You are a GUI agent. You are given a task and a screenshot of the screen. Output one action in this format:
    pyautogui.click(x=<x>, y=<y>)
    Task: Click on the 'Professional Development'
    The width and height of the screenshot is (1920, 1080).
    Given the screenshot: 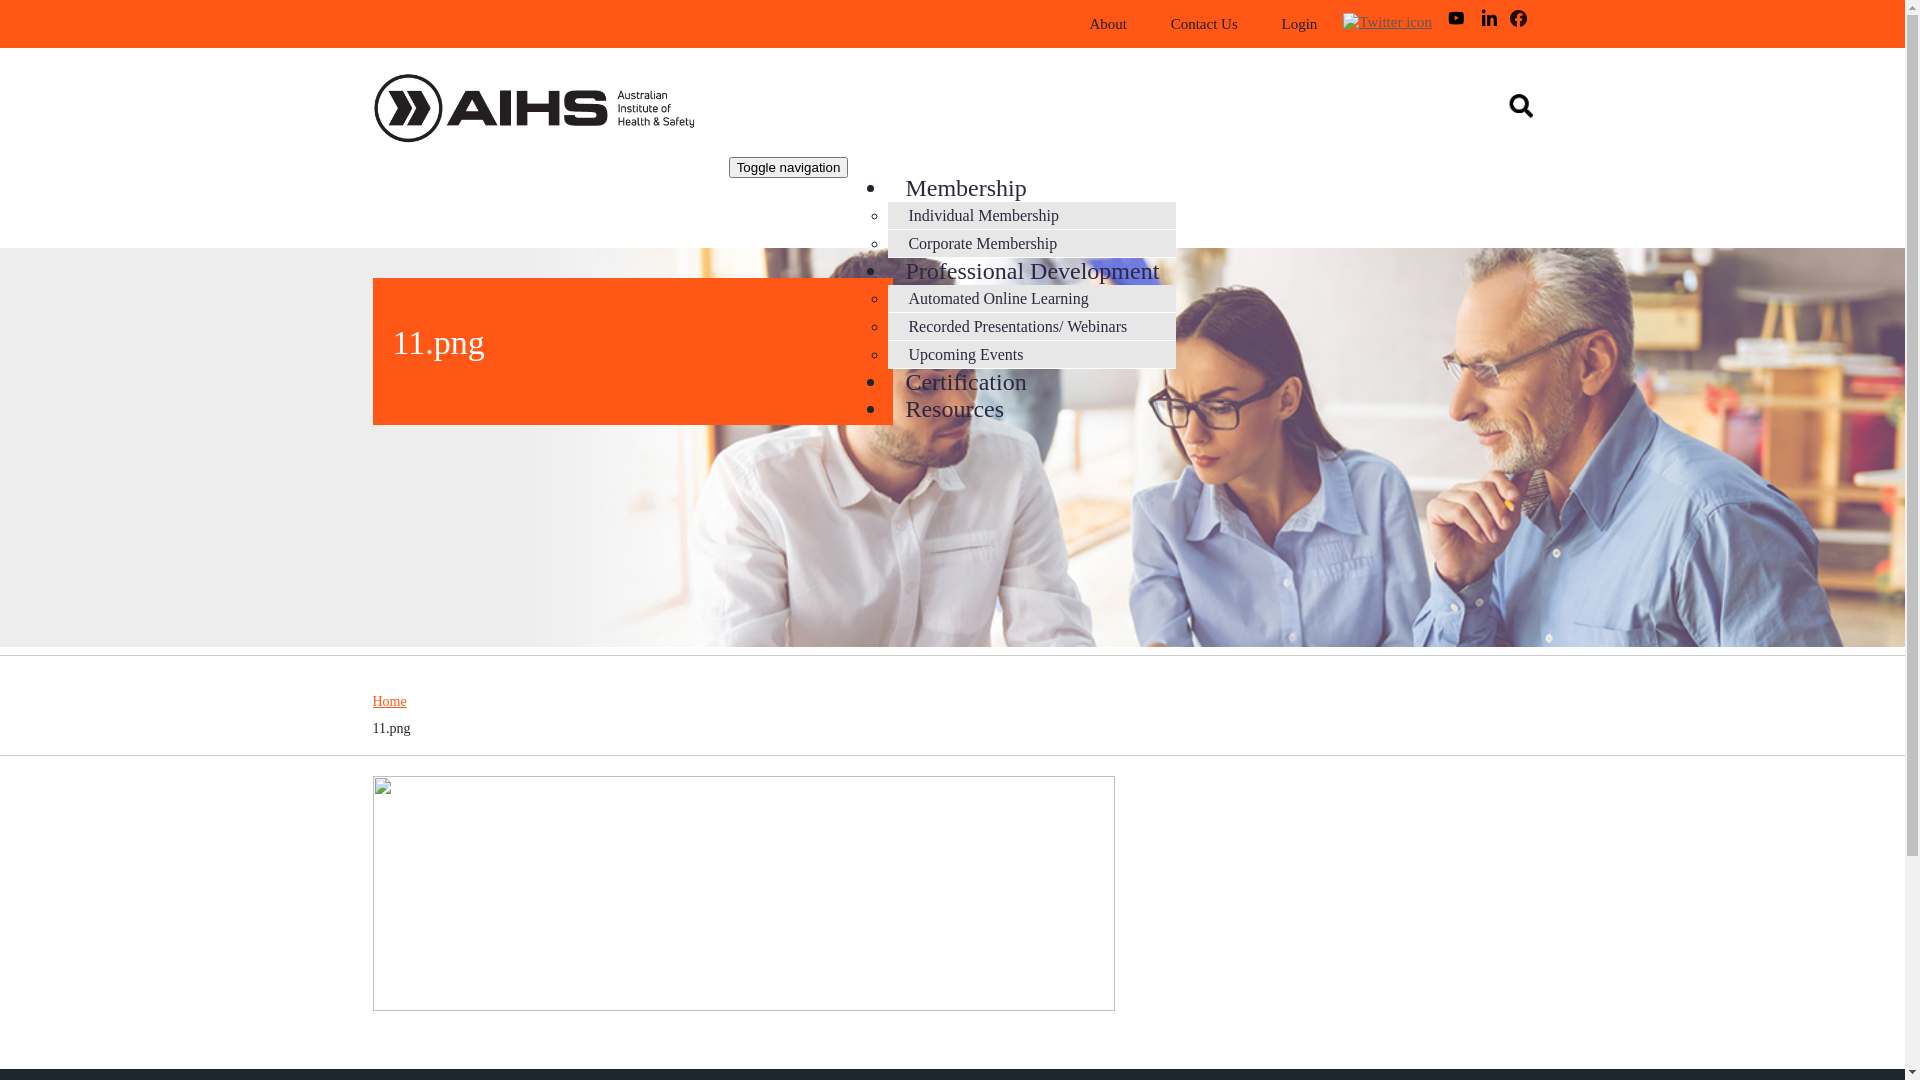 What is the action you would take?
    pyautogui.click(x=1032, y=270)
    